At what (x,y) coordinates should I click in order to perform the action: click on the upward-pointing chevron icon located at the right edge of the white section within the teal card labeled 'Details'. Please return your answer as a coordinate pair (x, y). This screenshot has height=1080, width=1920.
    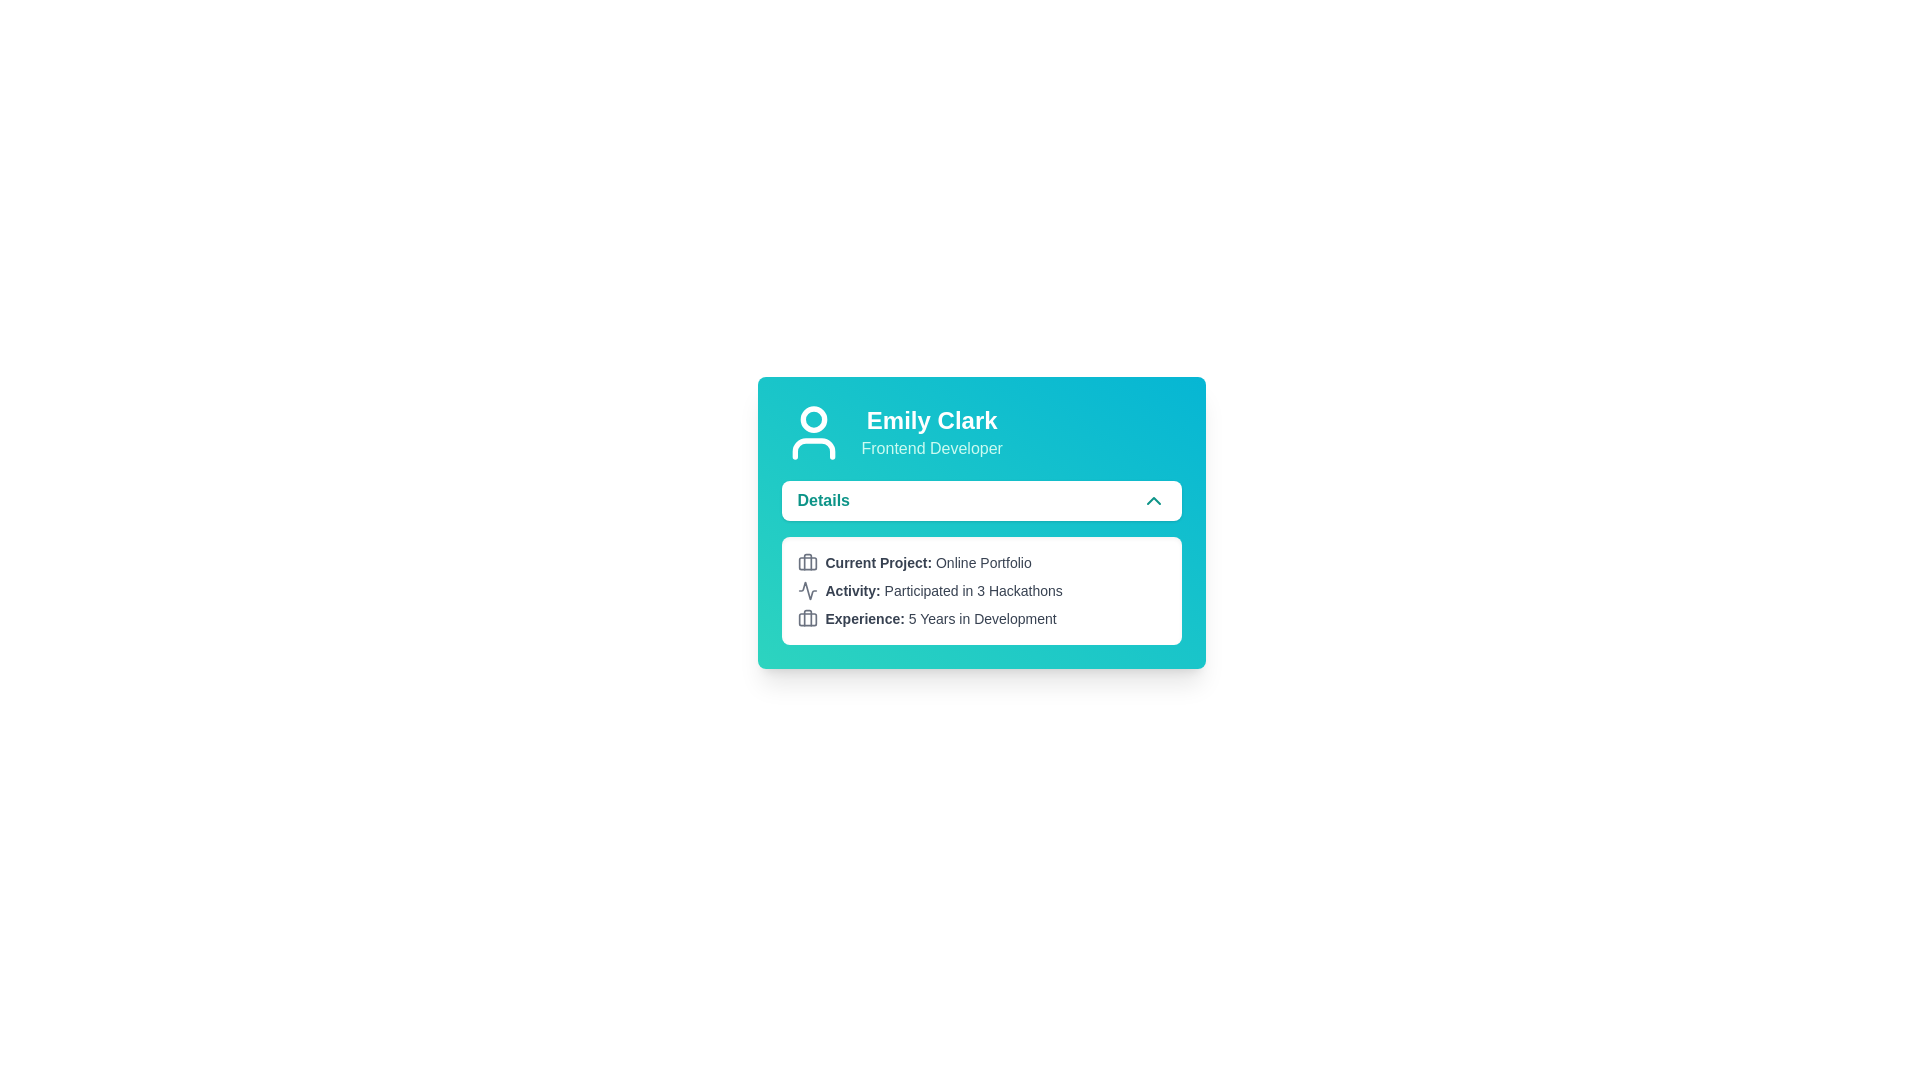
    Looking at the image, I should click on (1153, 500).